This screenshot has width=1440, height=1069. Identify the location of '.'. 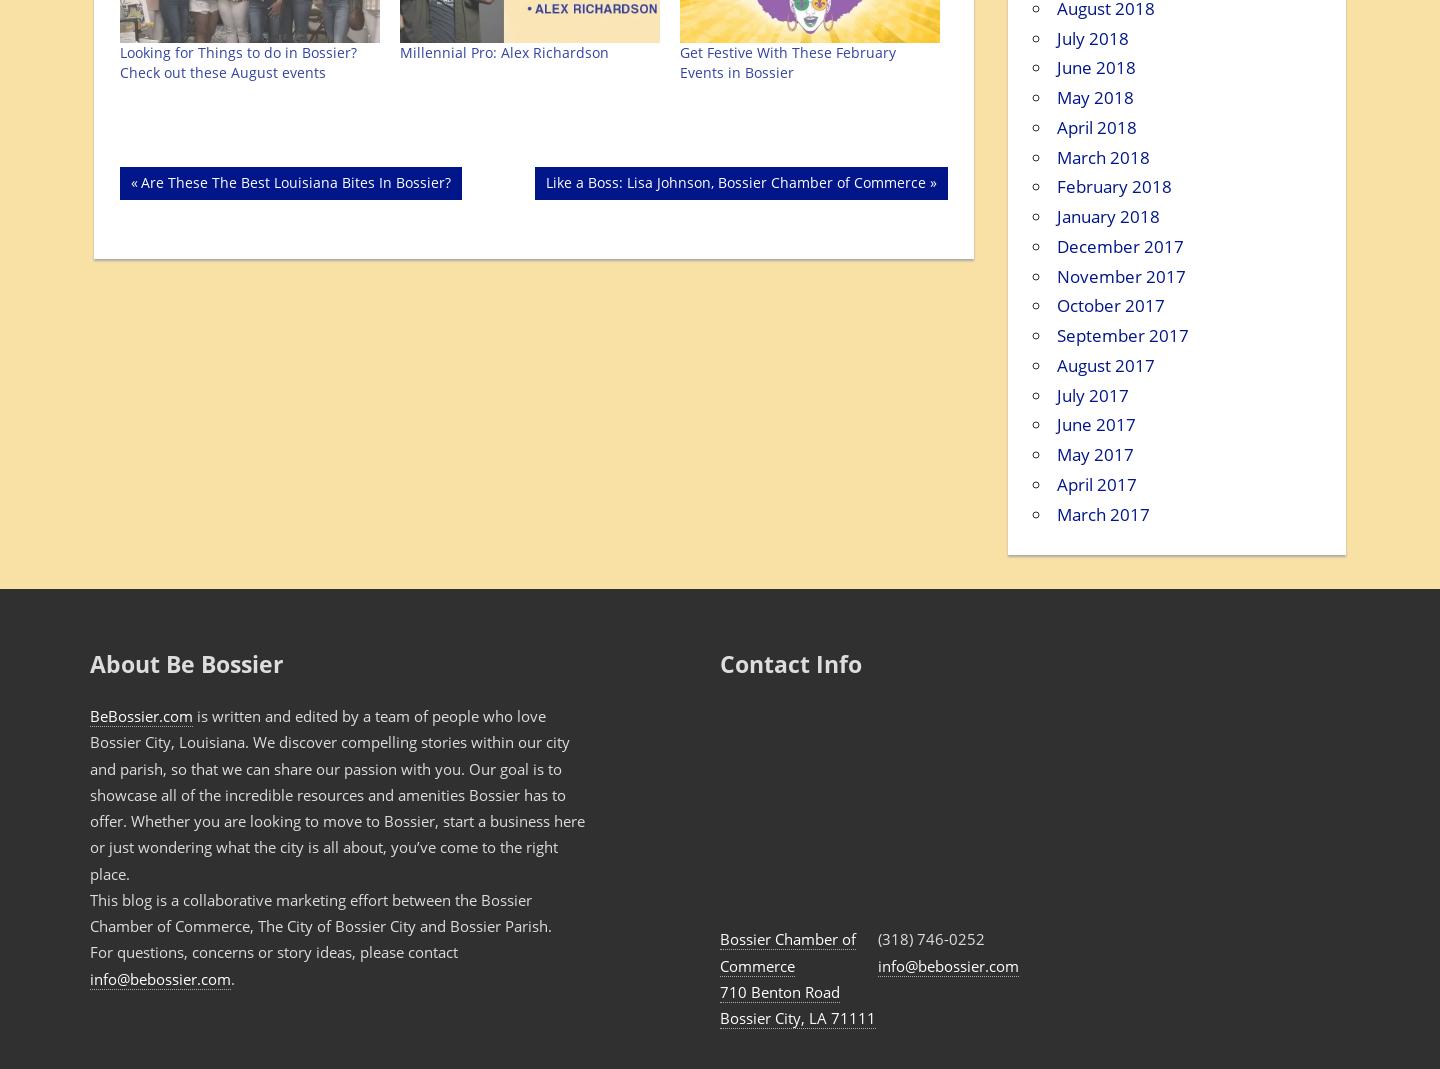
(232, 978).